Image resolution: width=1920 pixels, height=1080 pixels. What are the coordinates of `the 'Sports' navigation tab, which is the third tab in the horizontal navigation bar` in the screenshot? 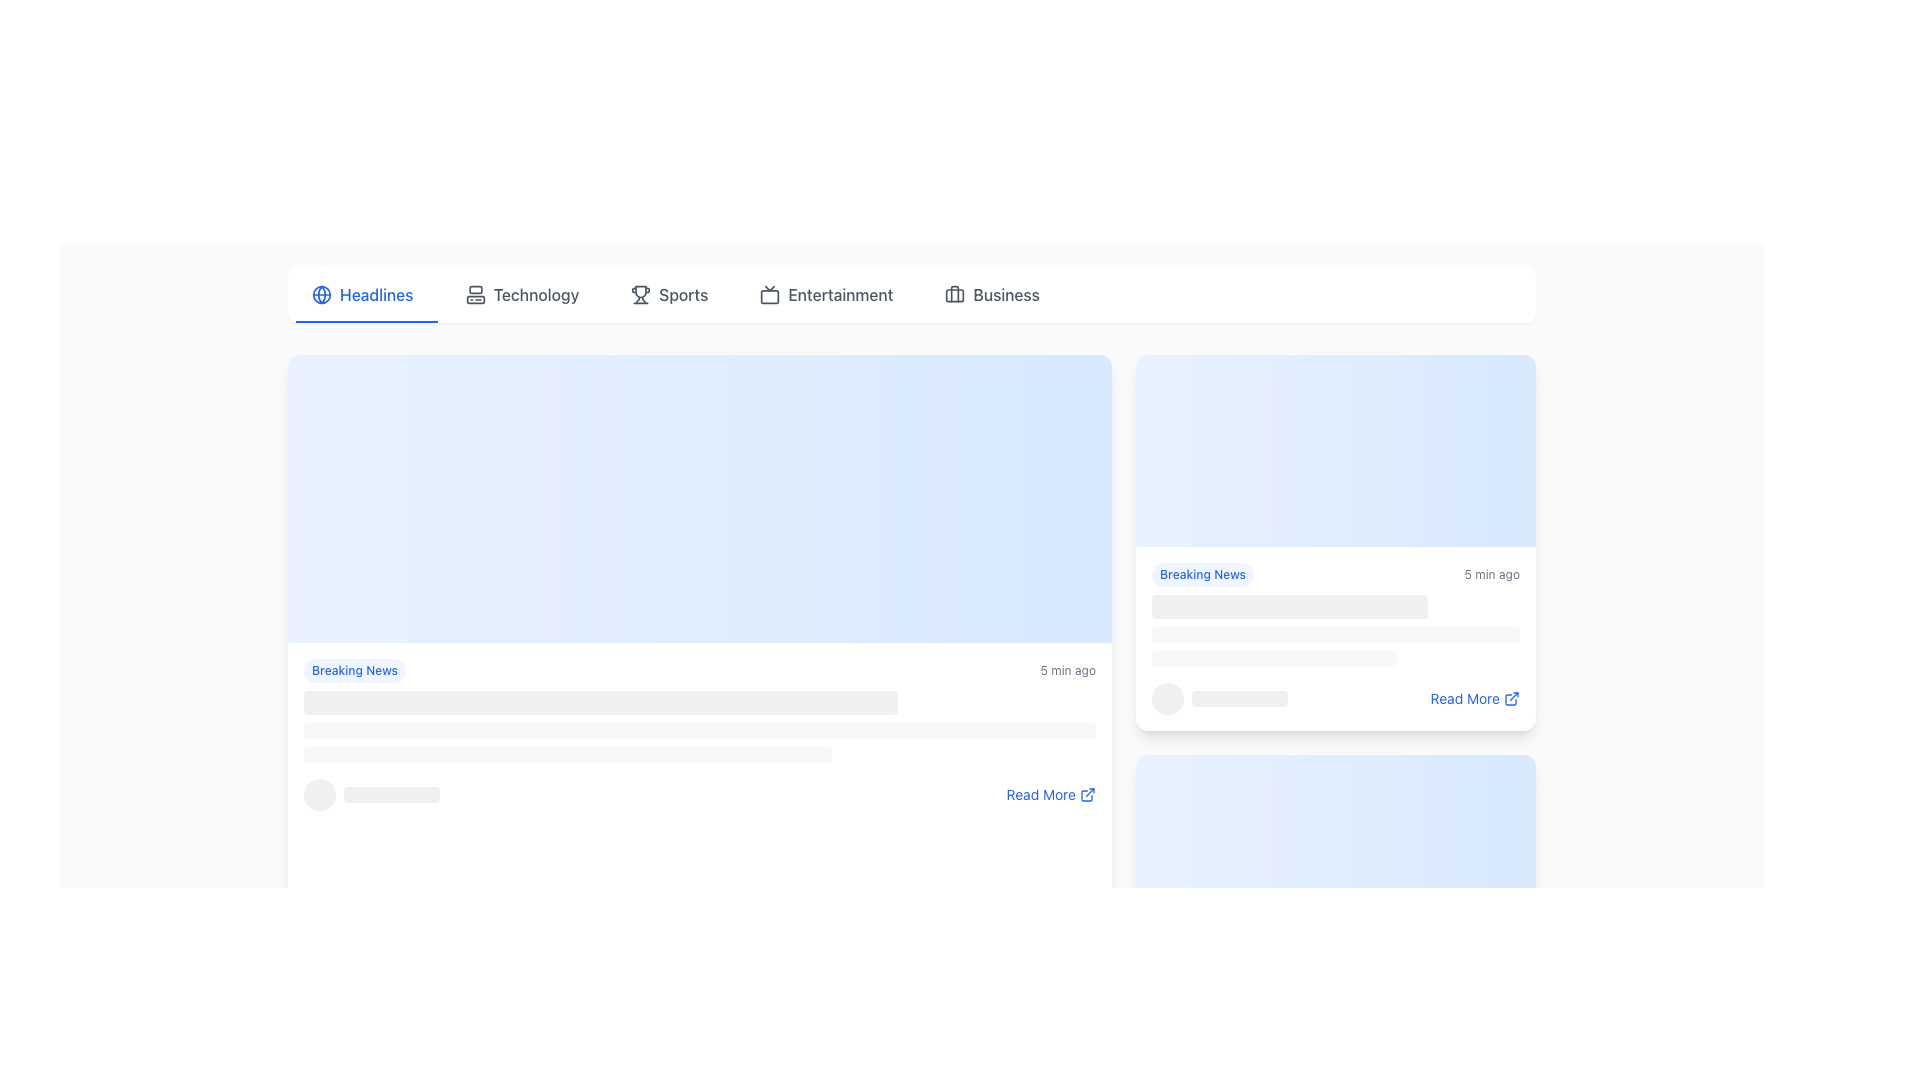 It's located at (669, 294).